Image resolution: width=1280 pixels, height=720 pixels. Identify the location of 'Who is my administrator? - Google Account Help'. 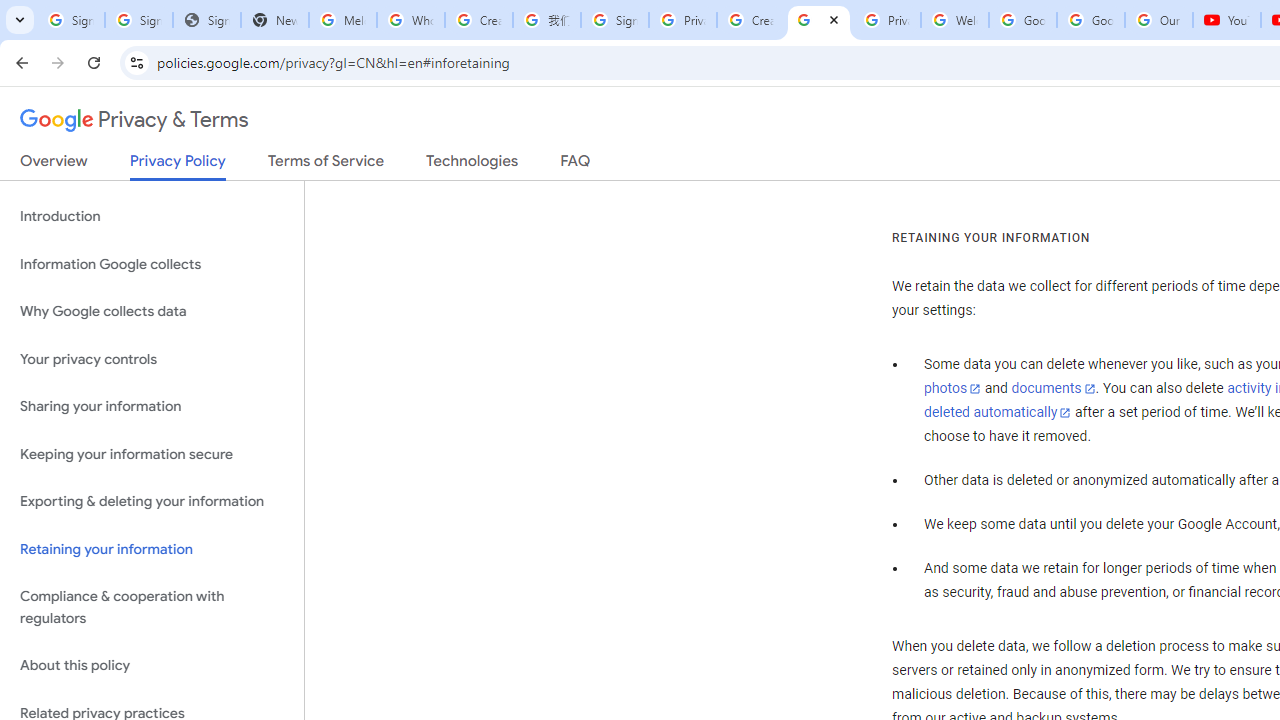
(410, 20).